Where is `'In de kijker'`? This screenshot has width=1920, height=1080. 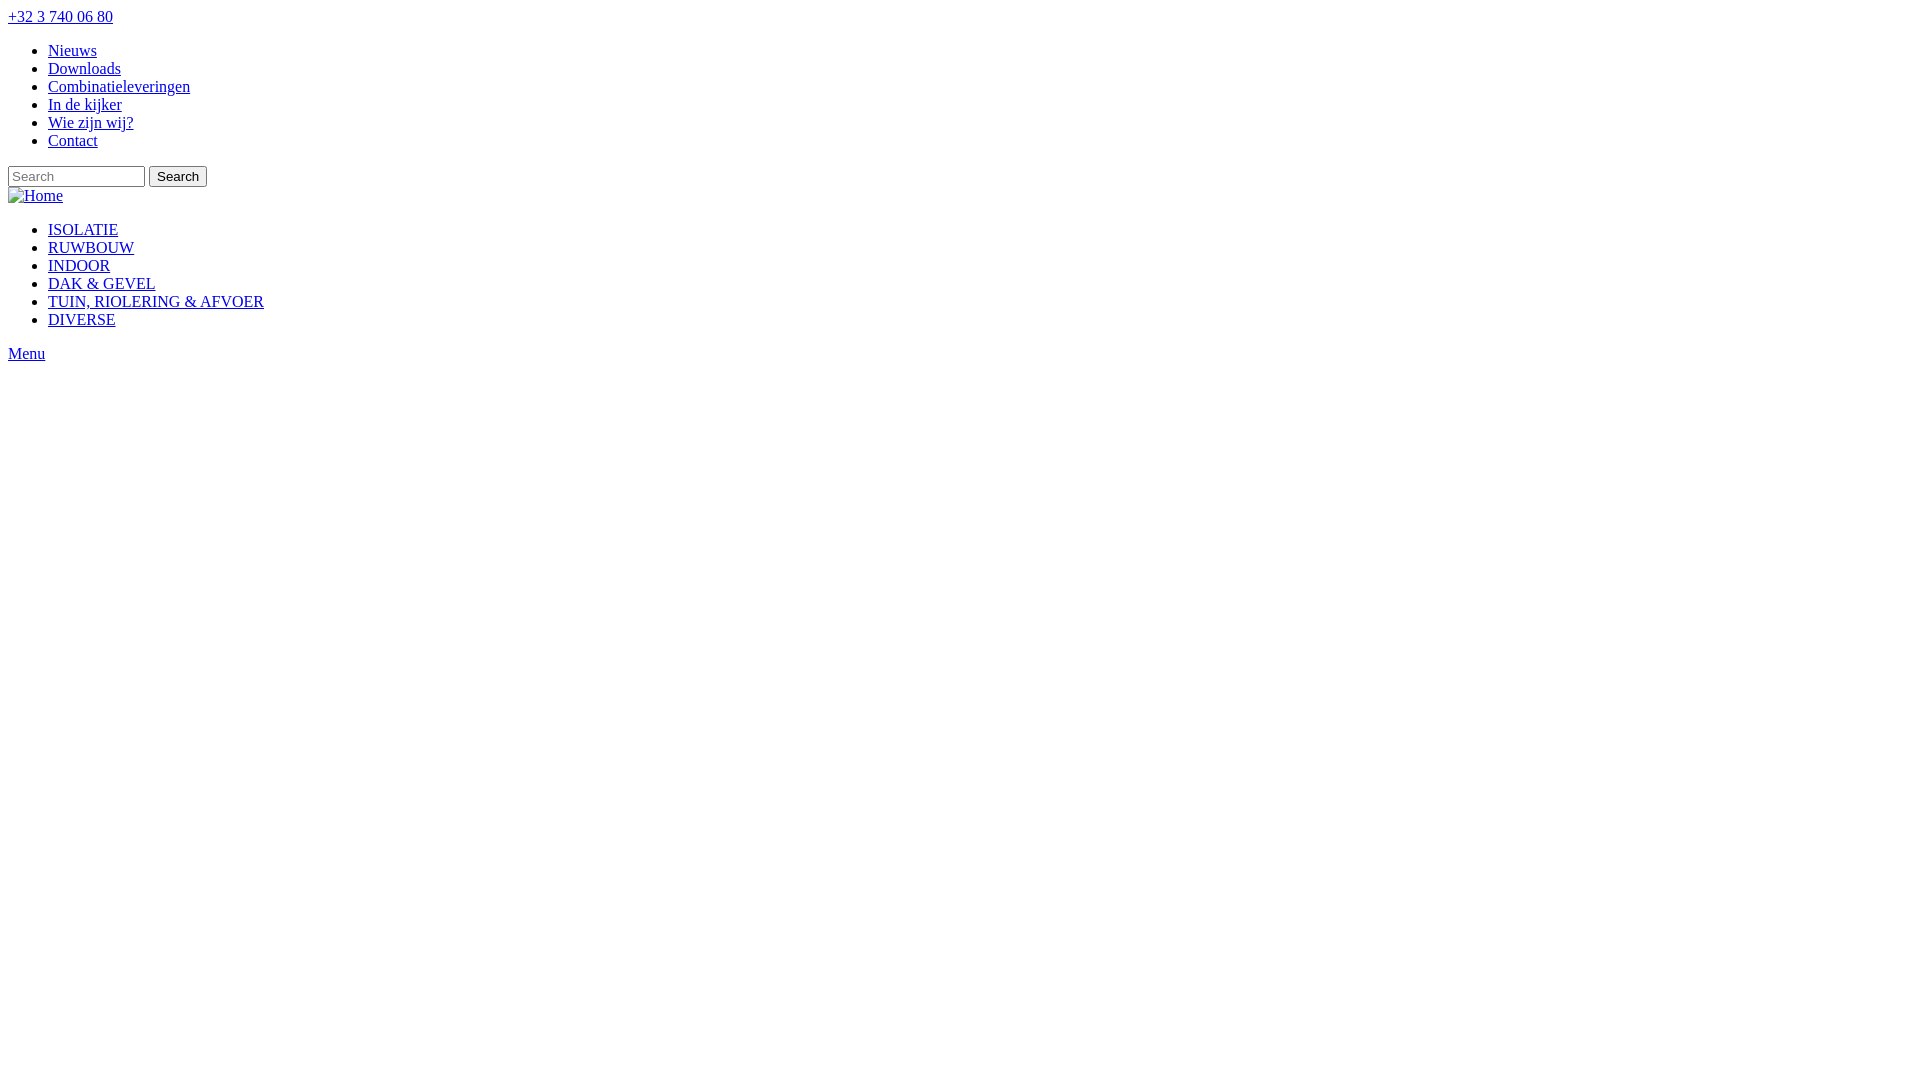 'In de kijker' is located at coordinates (48, 104).